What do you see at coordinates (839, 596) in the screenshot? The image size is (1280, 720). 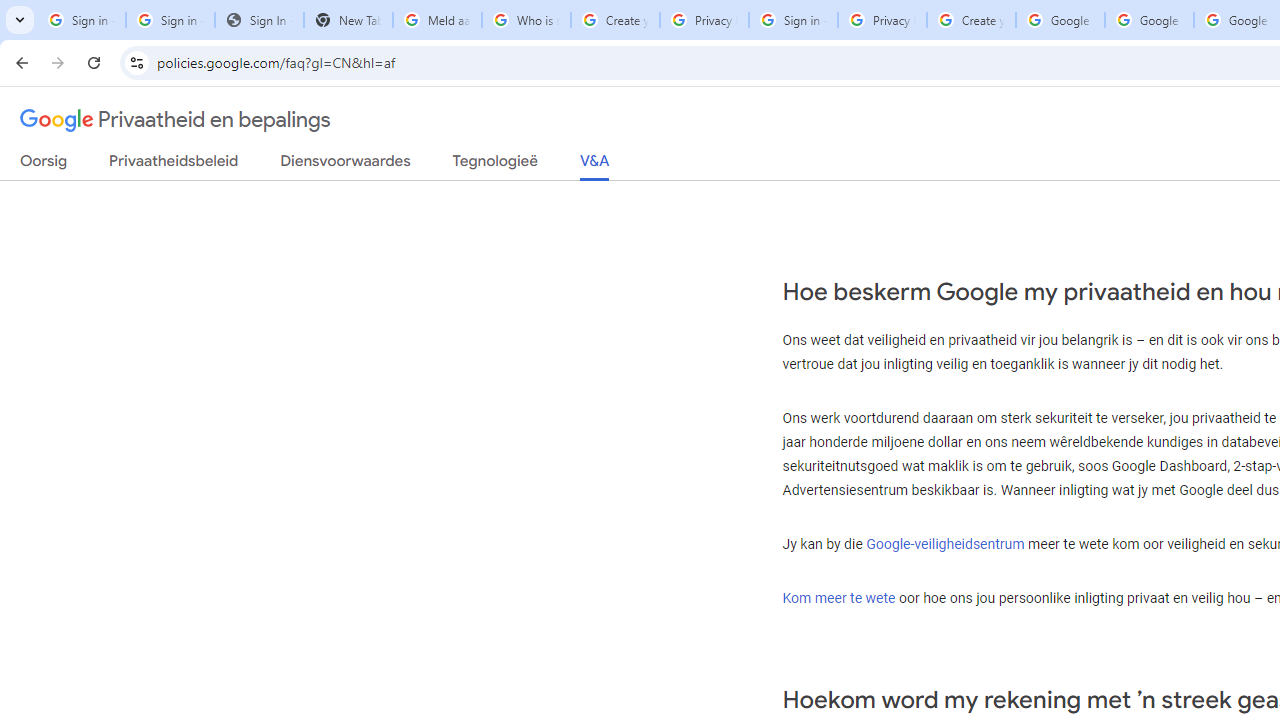 I see `'Kom meer te wete'` at bounding box center [839, 596].